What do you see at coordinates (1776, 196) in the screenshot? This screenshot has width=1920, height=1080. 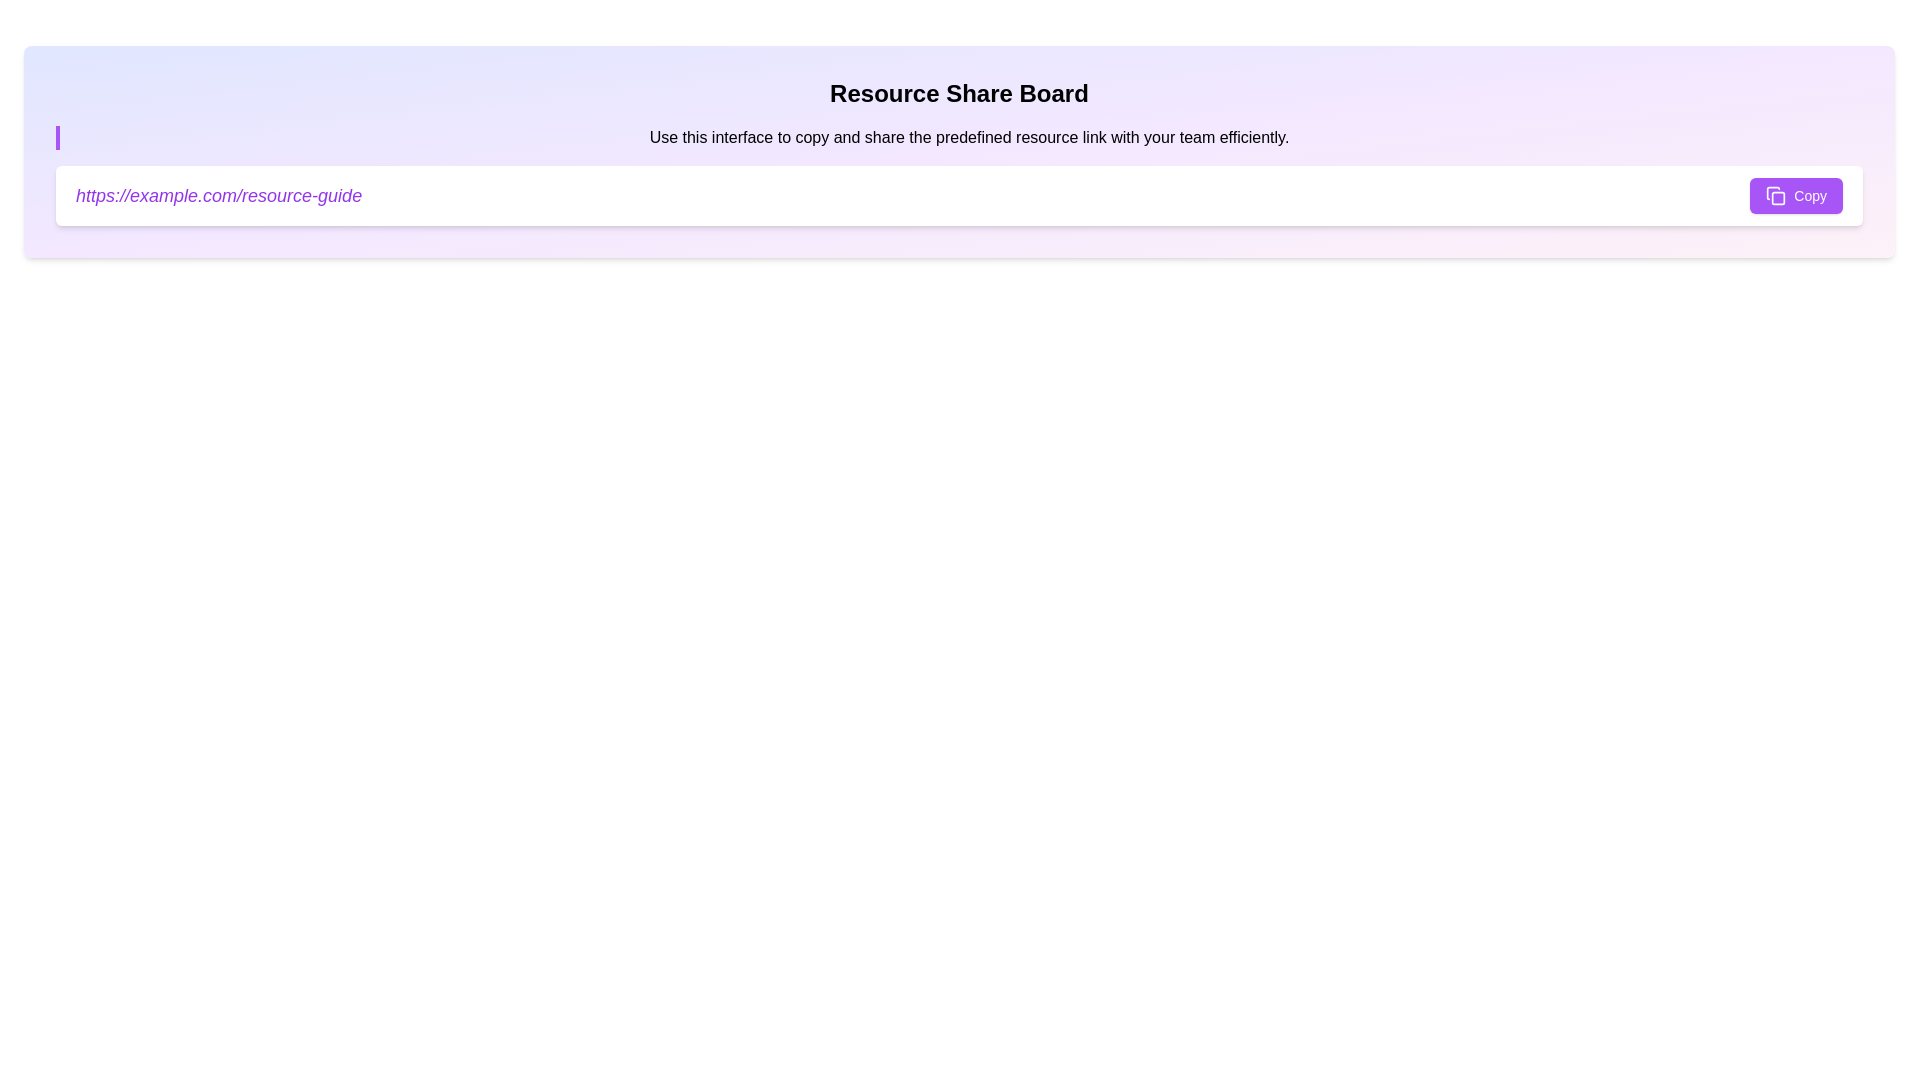 I see `the SVG icon representing a 'copy' operation, which is located within a purple button adjacent to the 'Copy' text` at bounding box center [1776, 196].